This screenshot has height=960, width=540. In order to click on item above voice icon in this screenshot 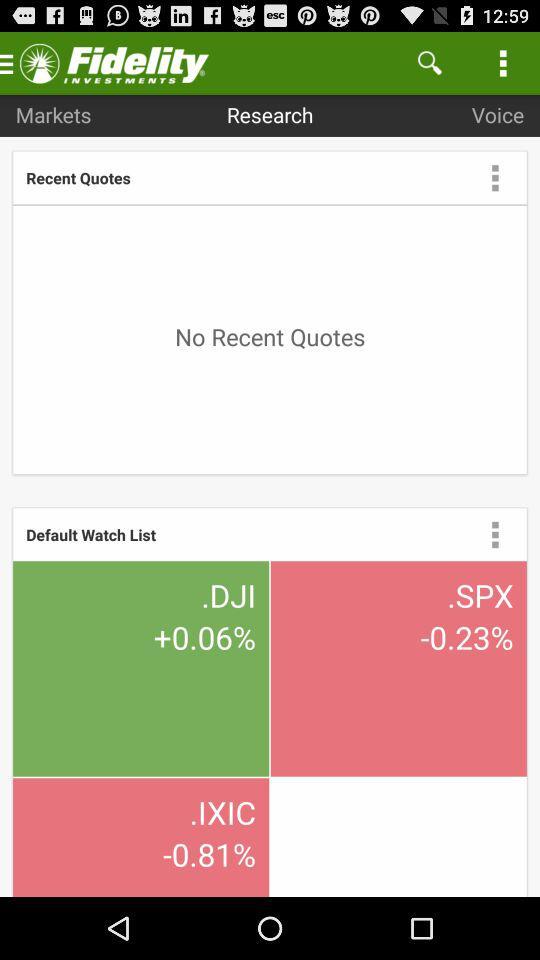, I will do `click(502, 62)`.